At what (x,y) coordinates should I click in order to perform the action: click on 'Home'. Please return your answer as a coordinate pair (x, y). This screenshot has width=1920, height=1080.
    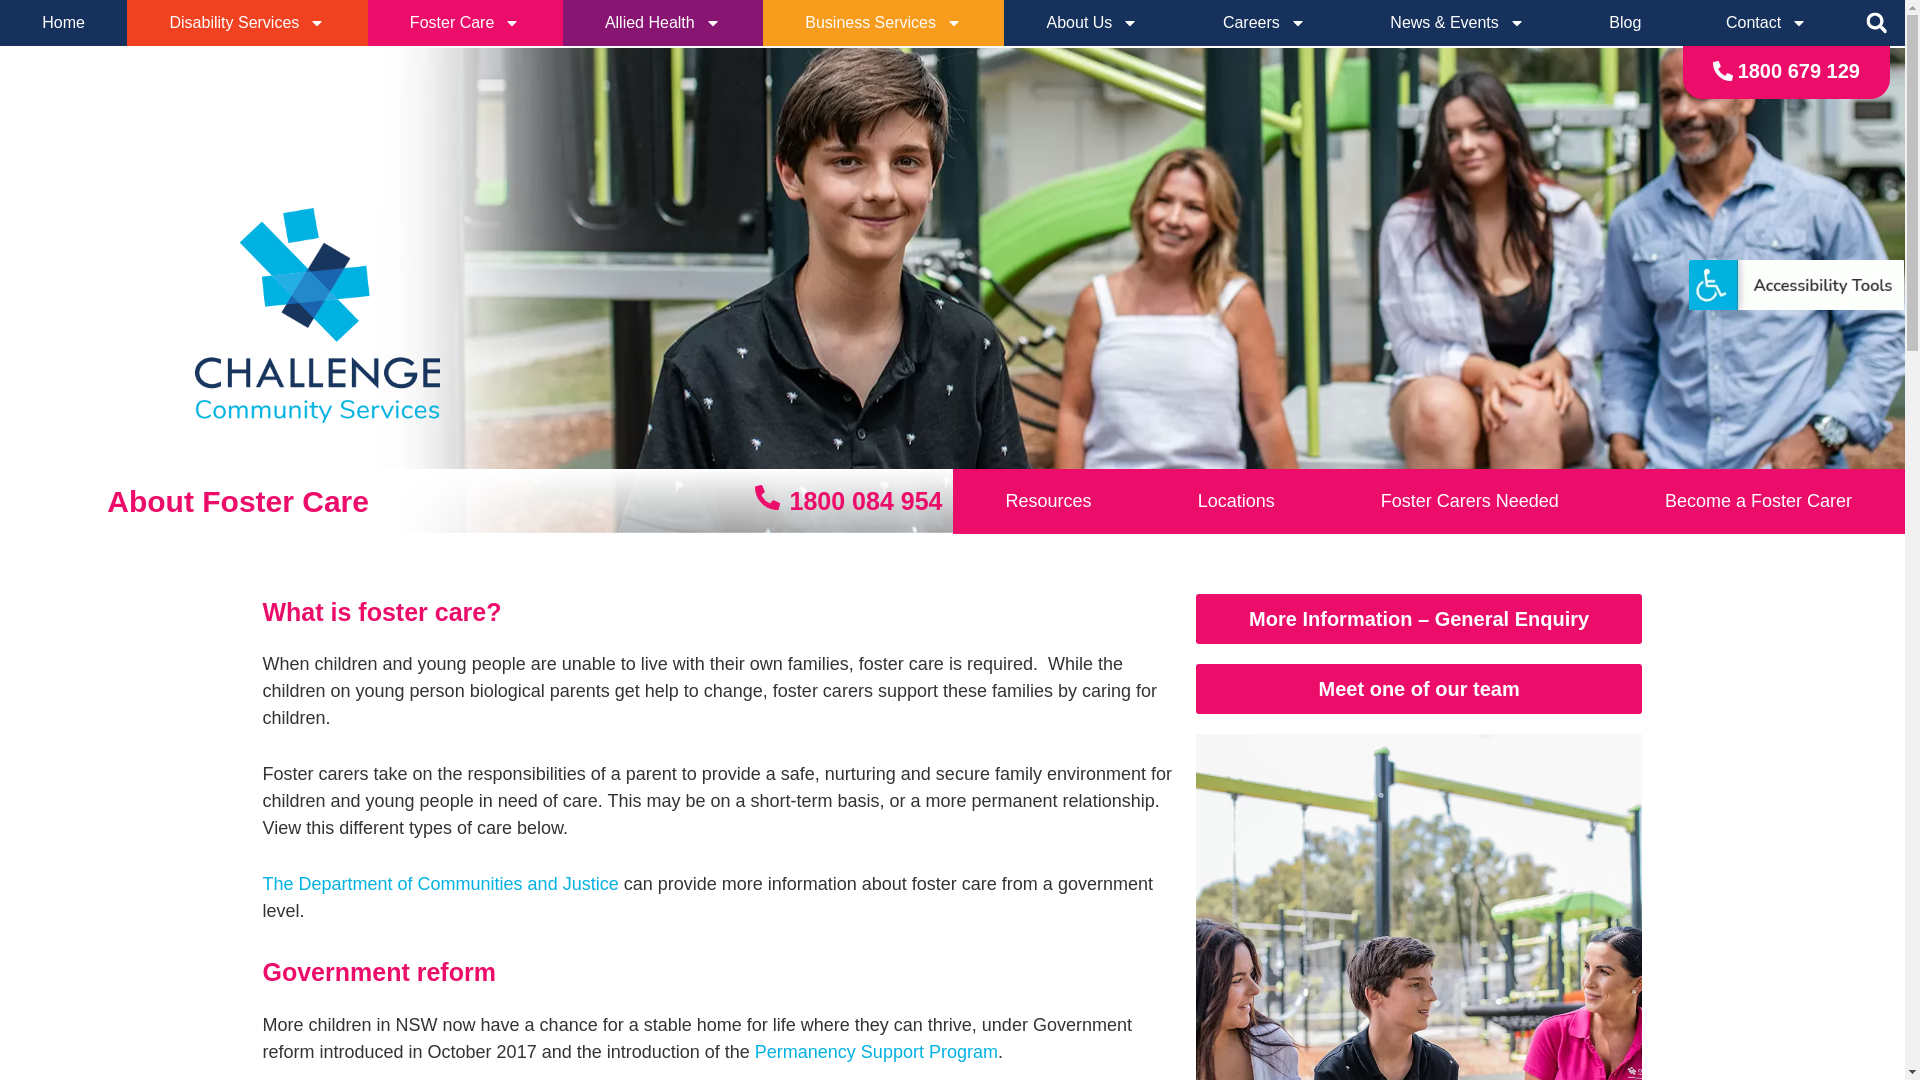
    Looking at the image, I should click on (63, 23).